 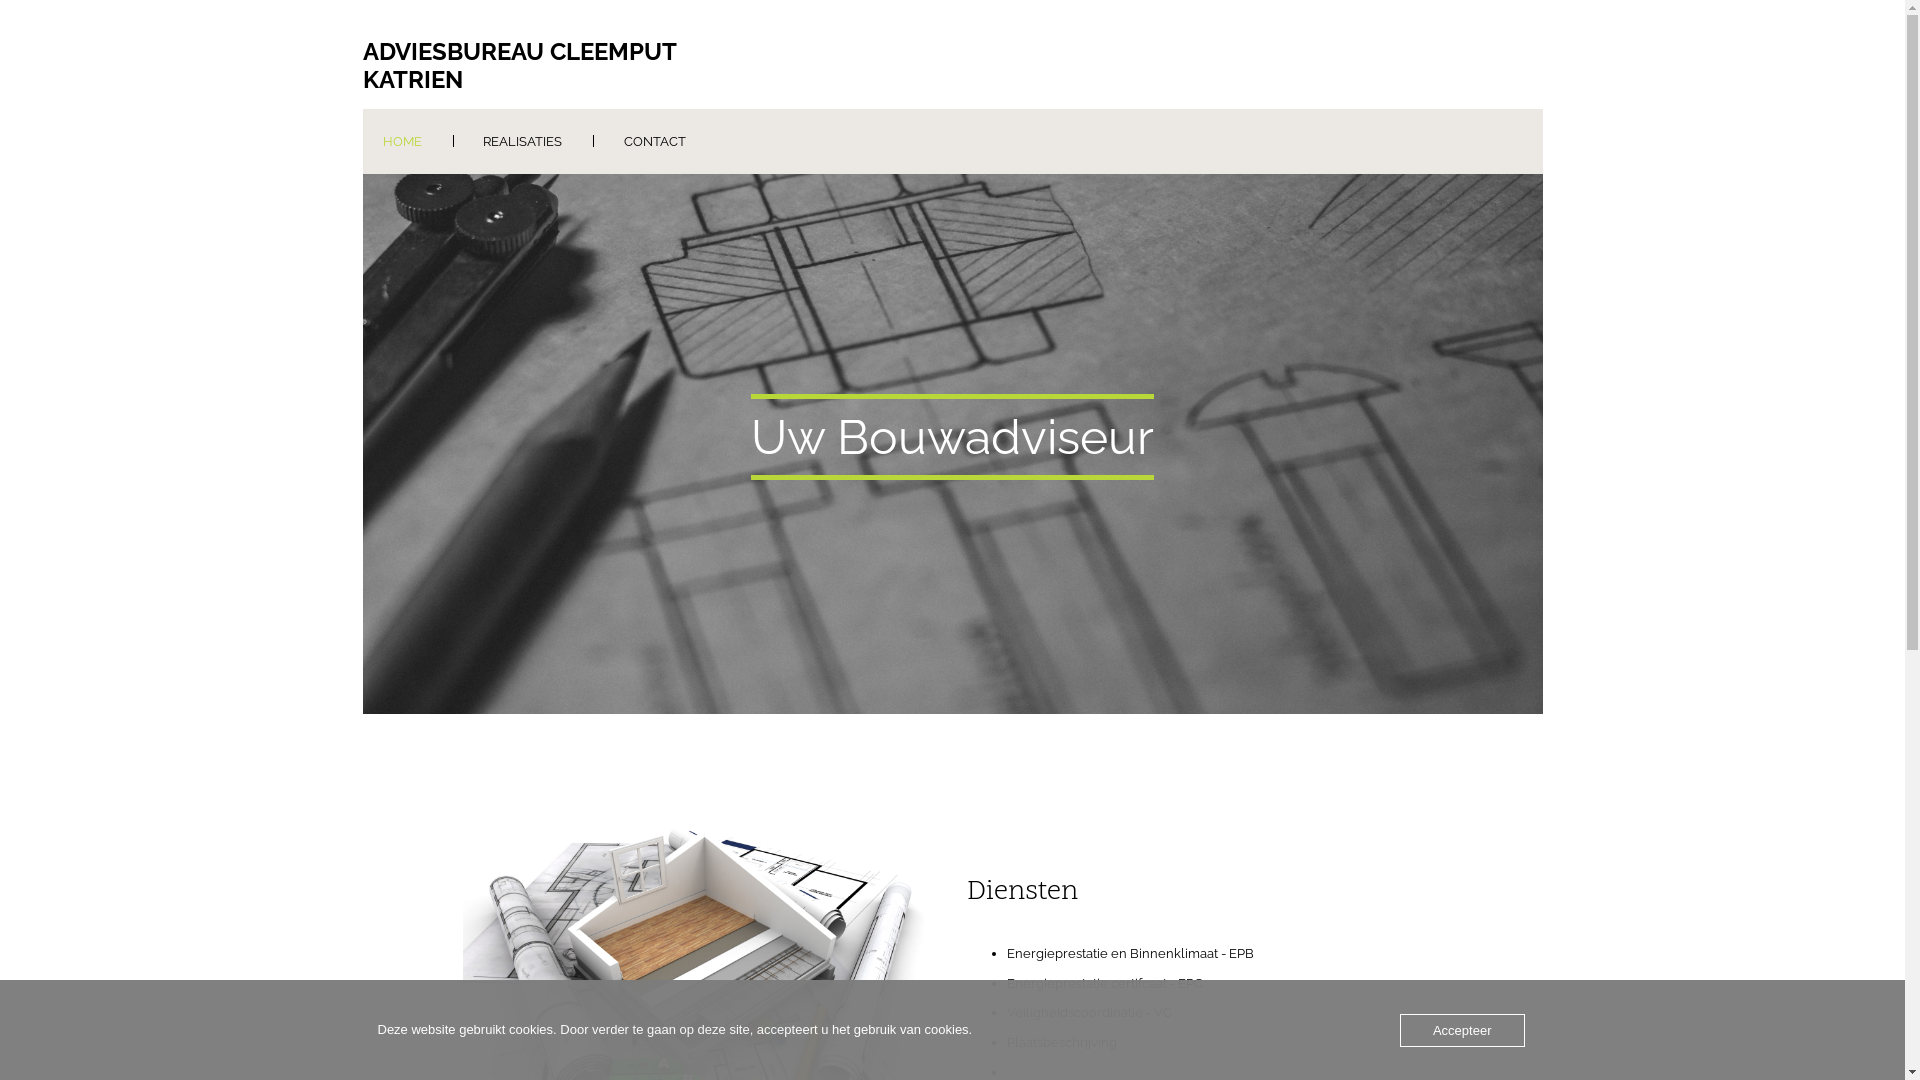 What do you see at coordinates (400, 140) in the screenshot?
I see `'HOME'` at bounding box center [400, 140].